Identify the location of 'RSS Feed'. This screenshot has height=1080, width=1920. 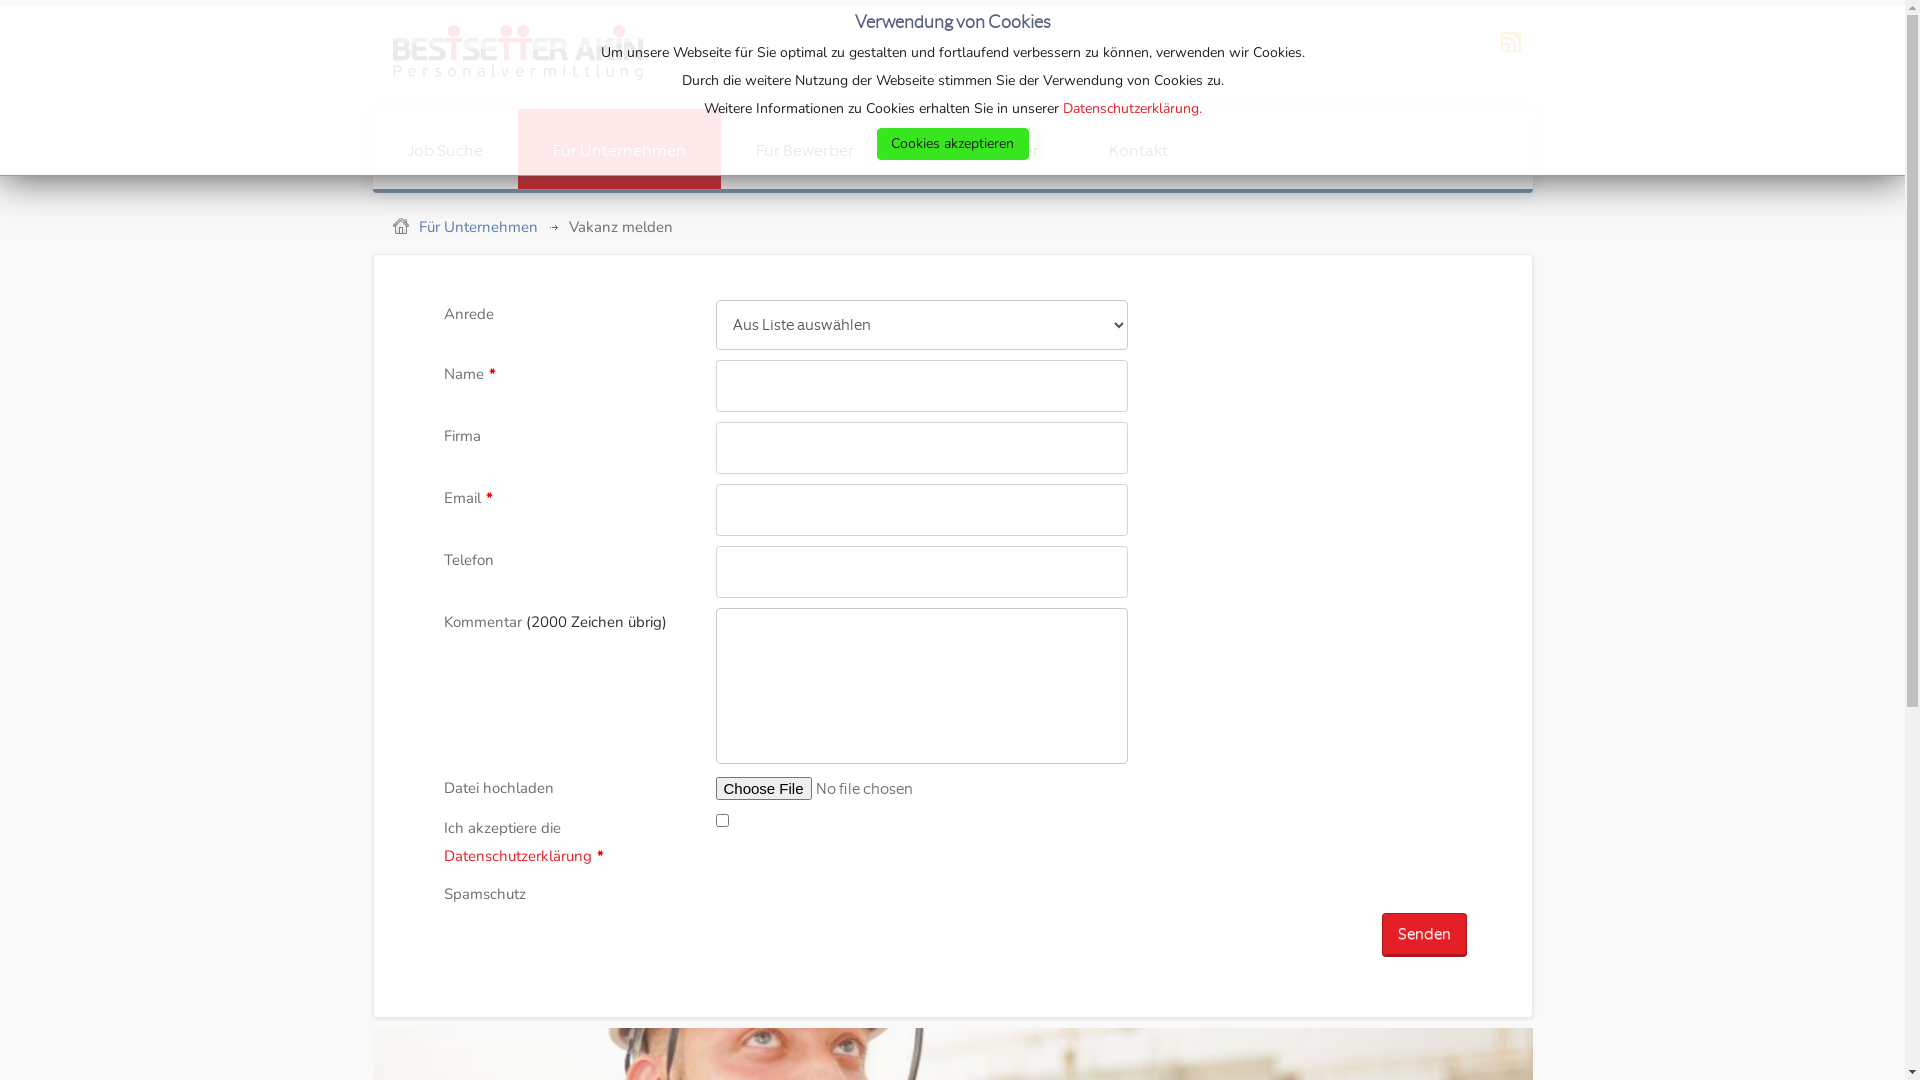
(1493, 53).